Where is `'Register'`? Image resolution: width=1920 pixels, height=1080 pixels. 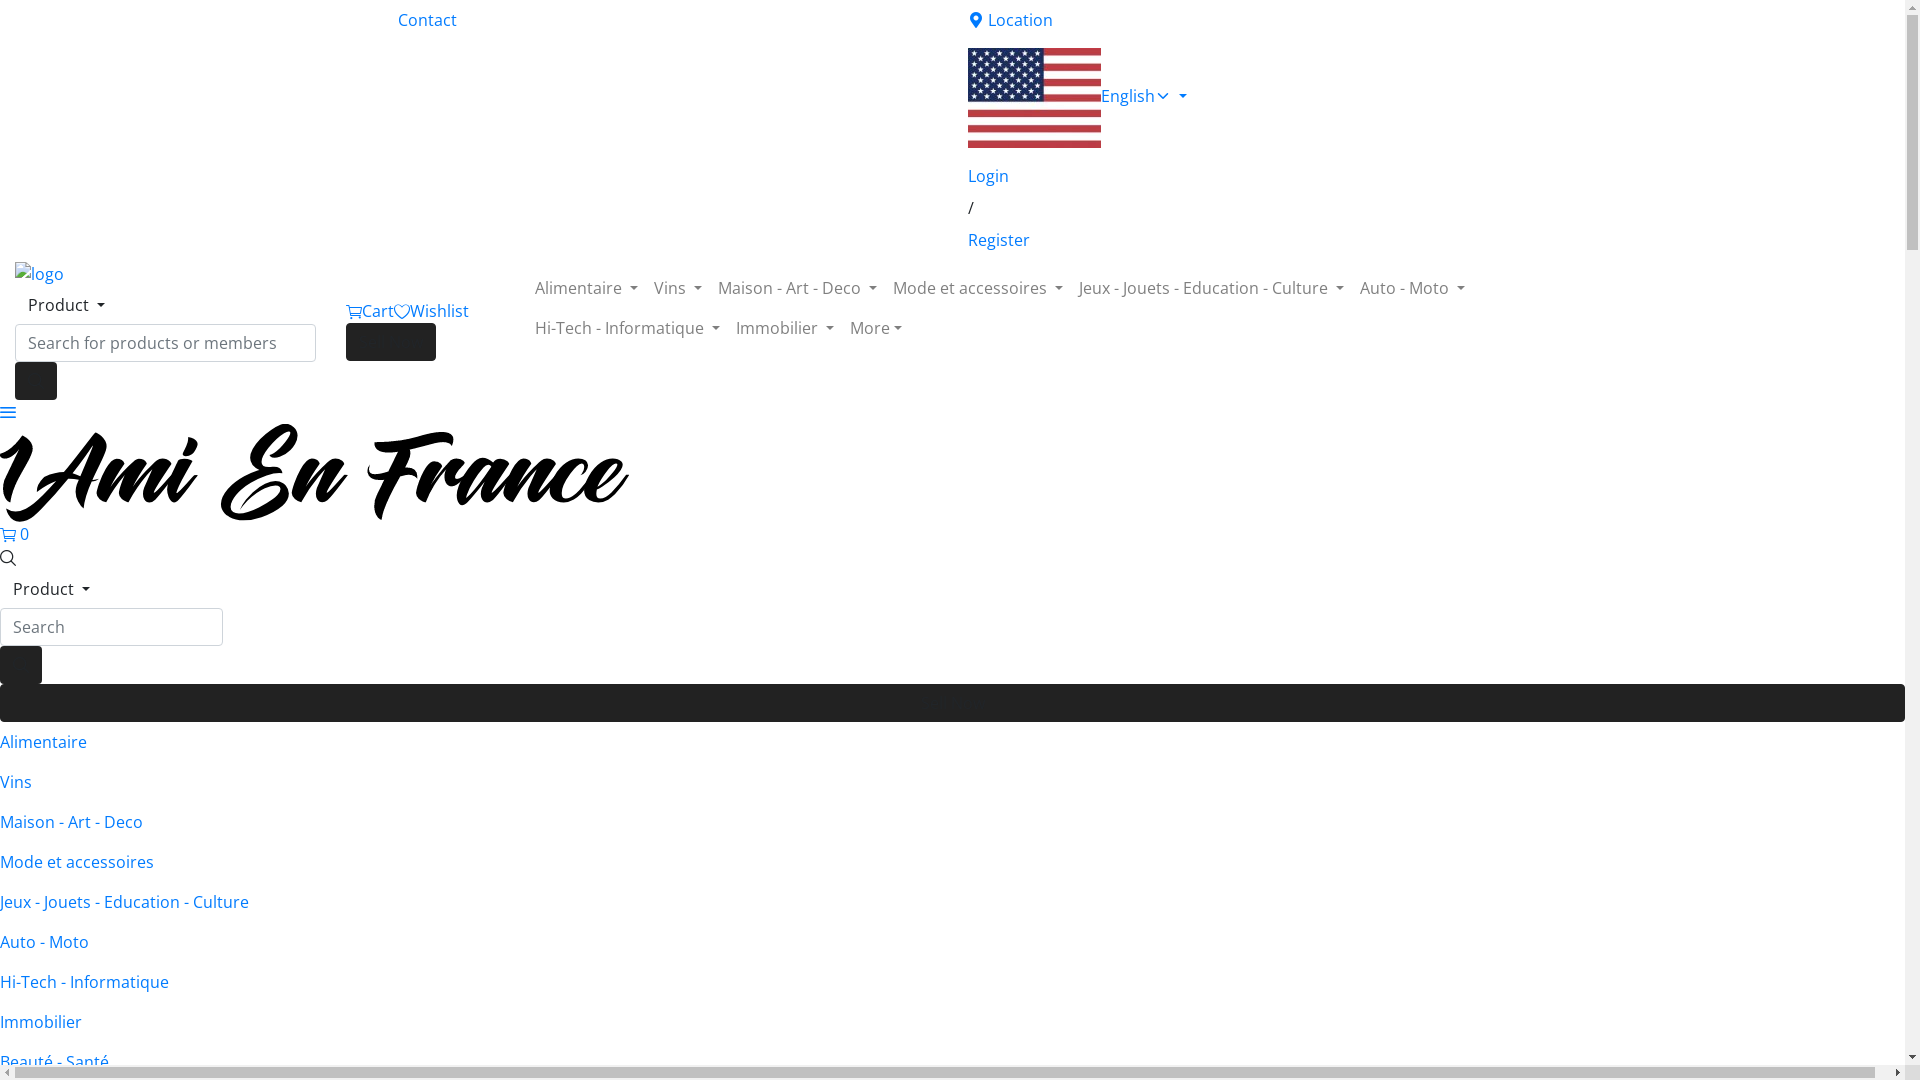
'Register' is located at coordinates (1237, 238).